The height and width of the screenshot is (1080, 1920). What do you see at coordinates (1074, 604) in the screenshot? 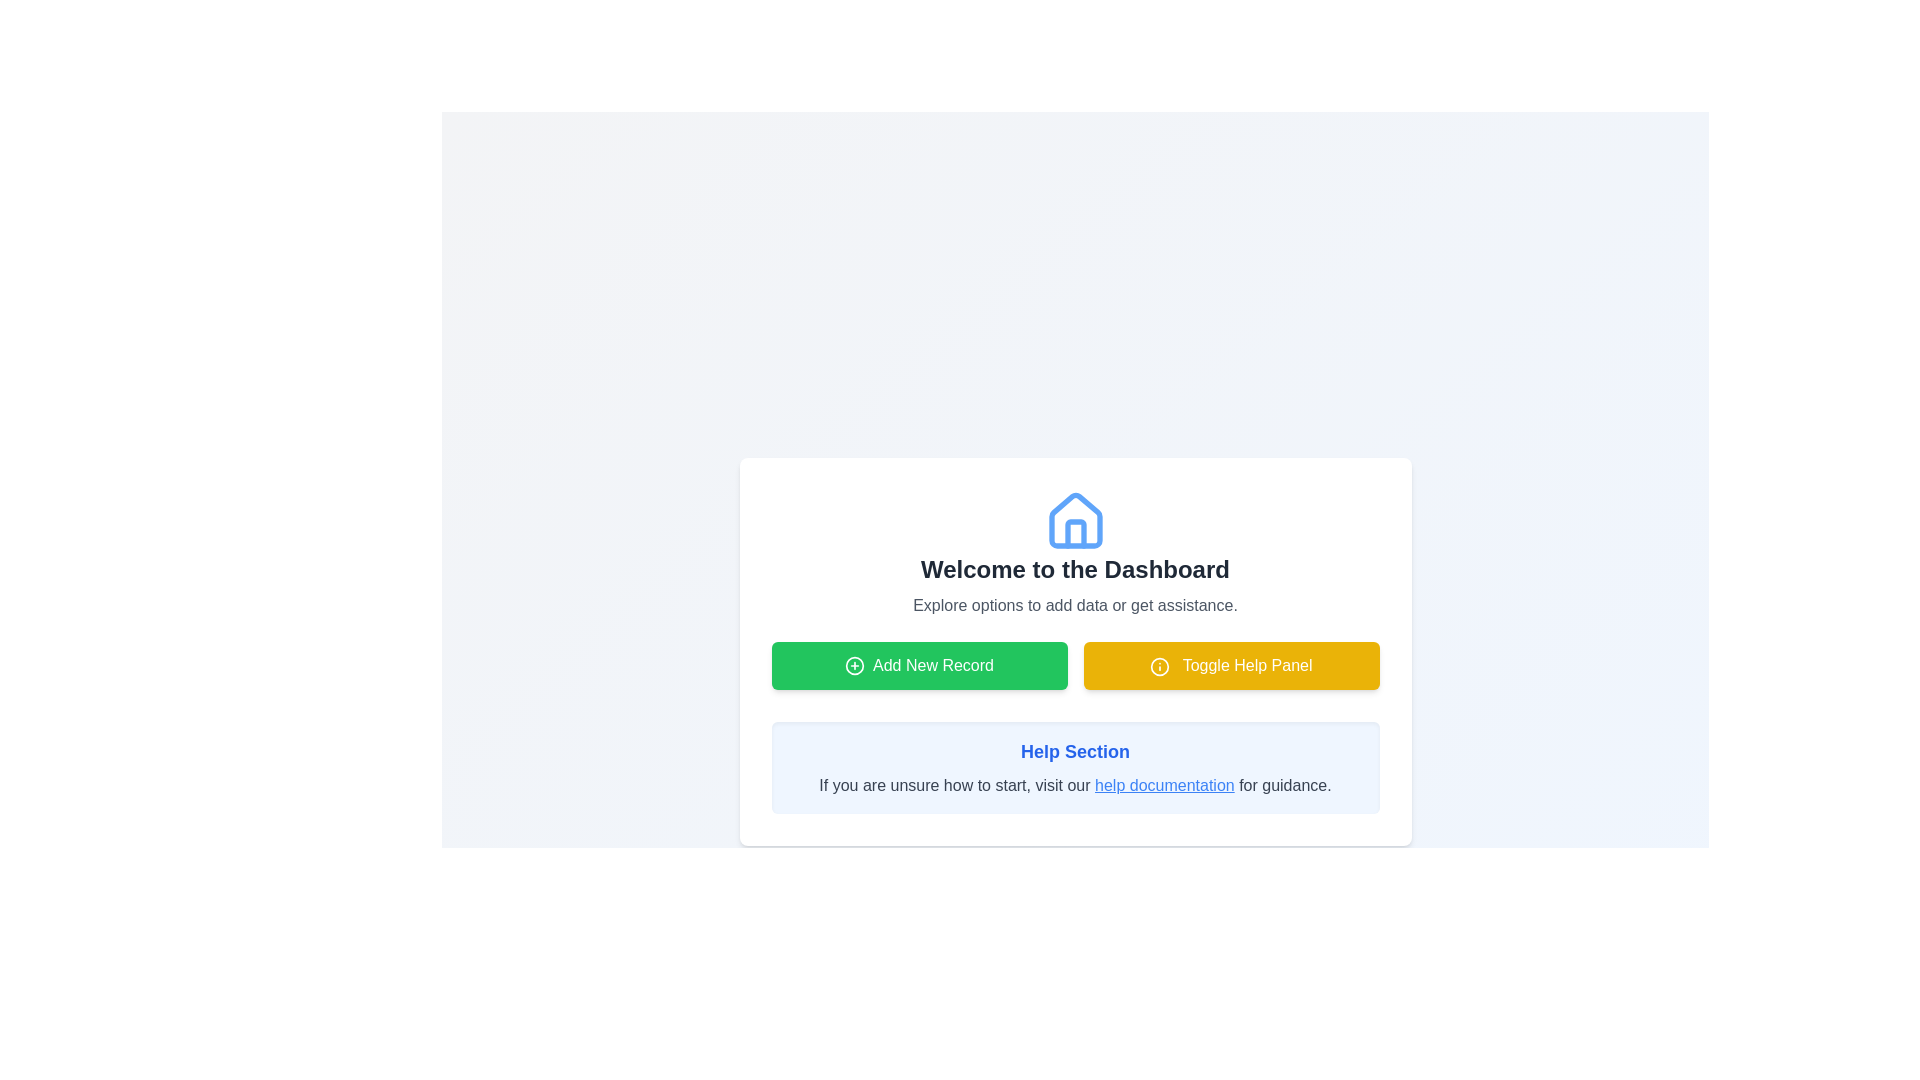
I see `the text label that provides guidance or suggestions, located directly below 'Welcome to the Dashboard' and above the buttons 'Add New Record' and 'Toggle Help Panel'` at bounding box center [1074, 604].